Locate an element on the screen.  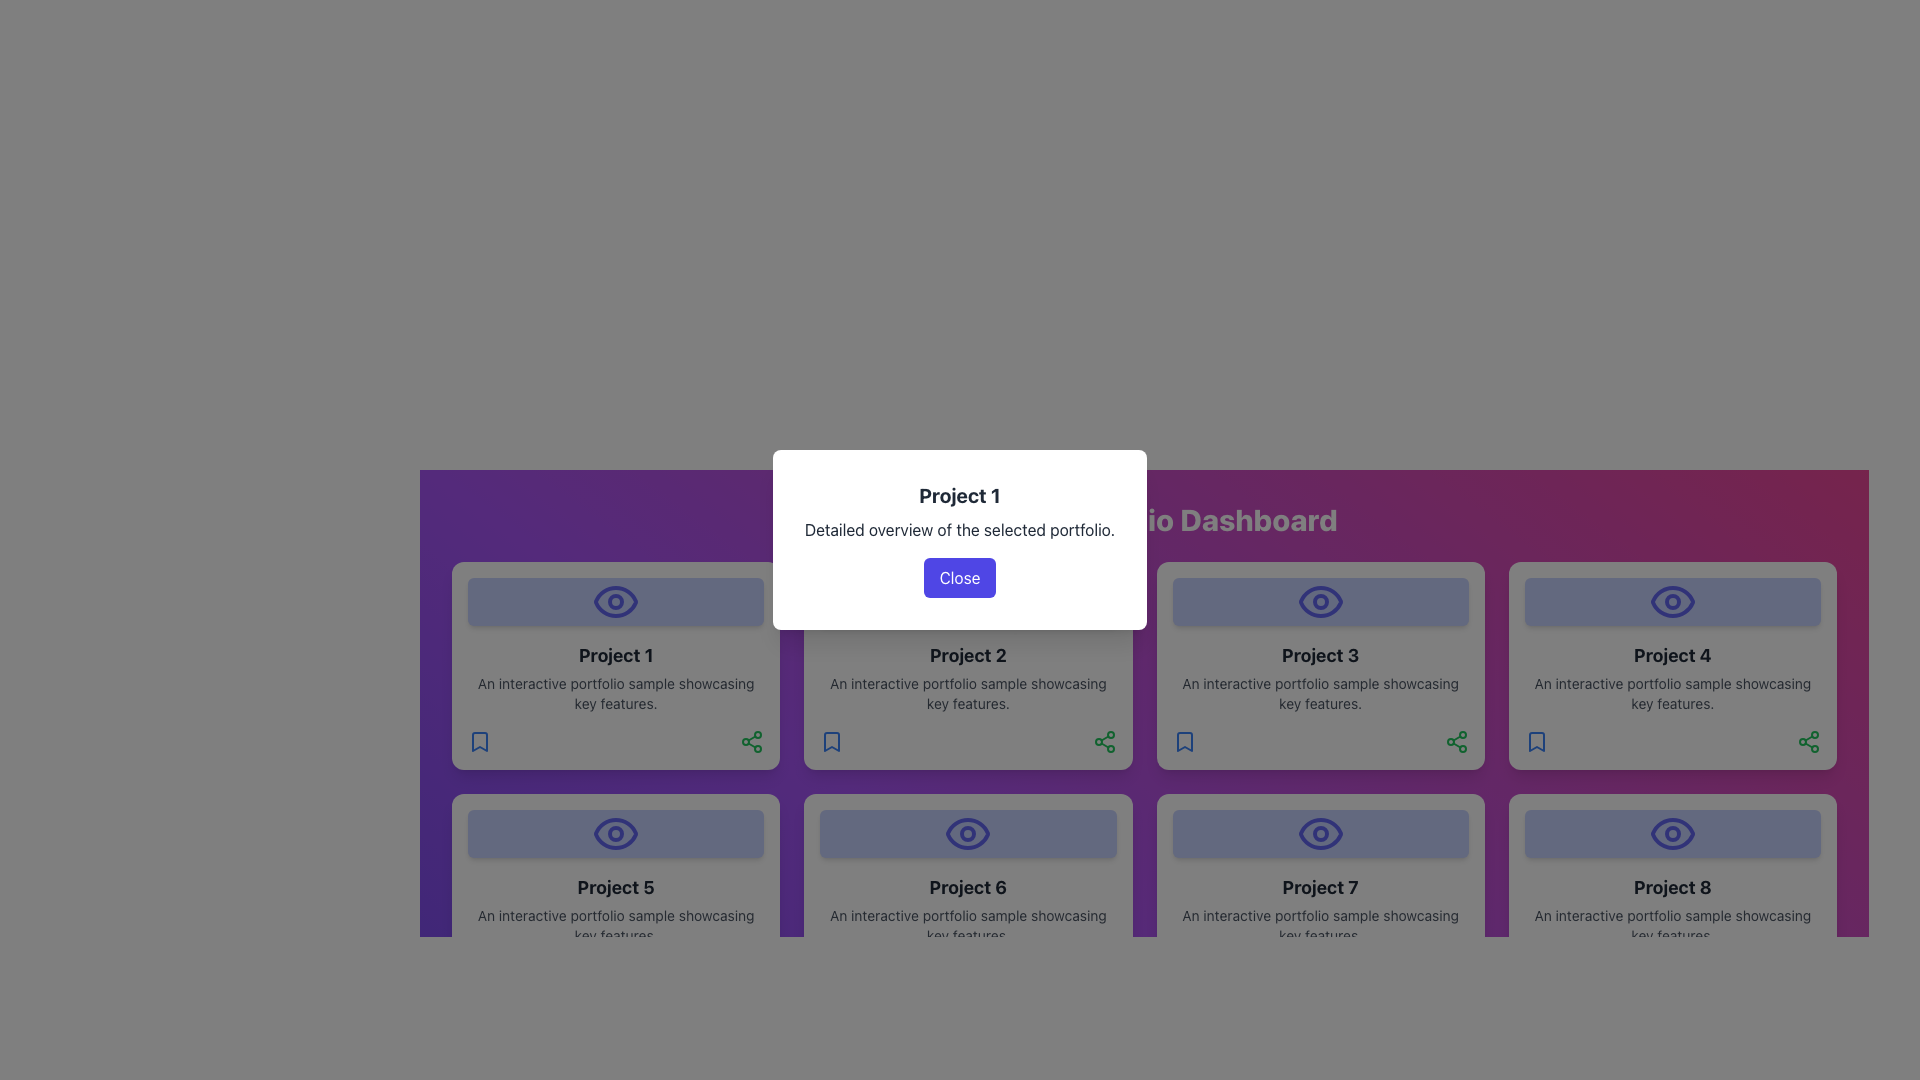
the bookmark icon located at the bottom-left corner of the 'Project 1' card is located at coordinates (480, 741).